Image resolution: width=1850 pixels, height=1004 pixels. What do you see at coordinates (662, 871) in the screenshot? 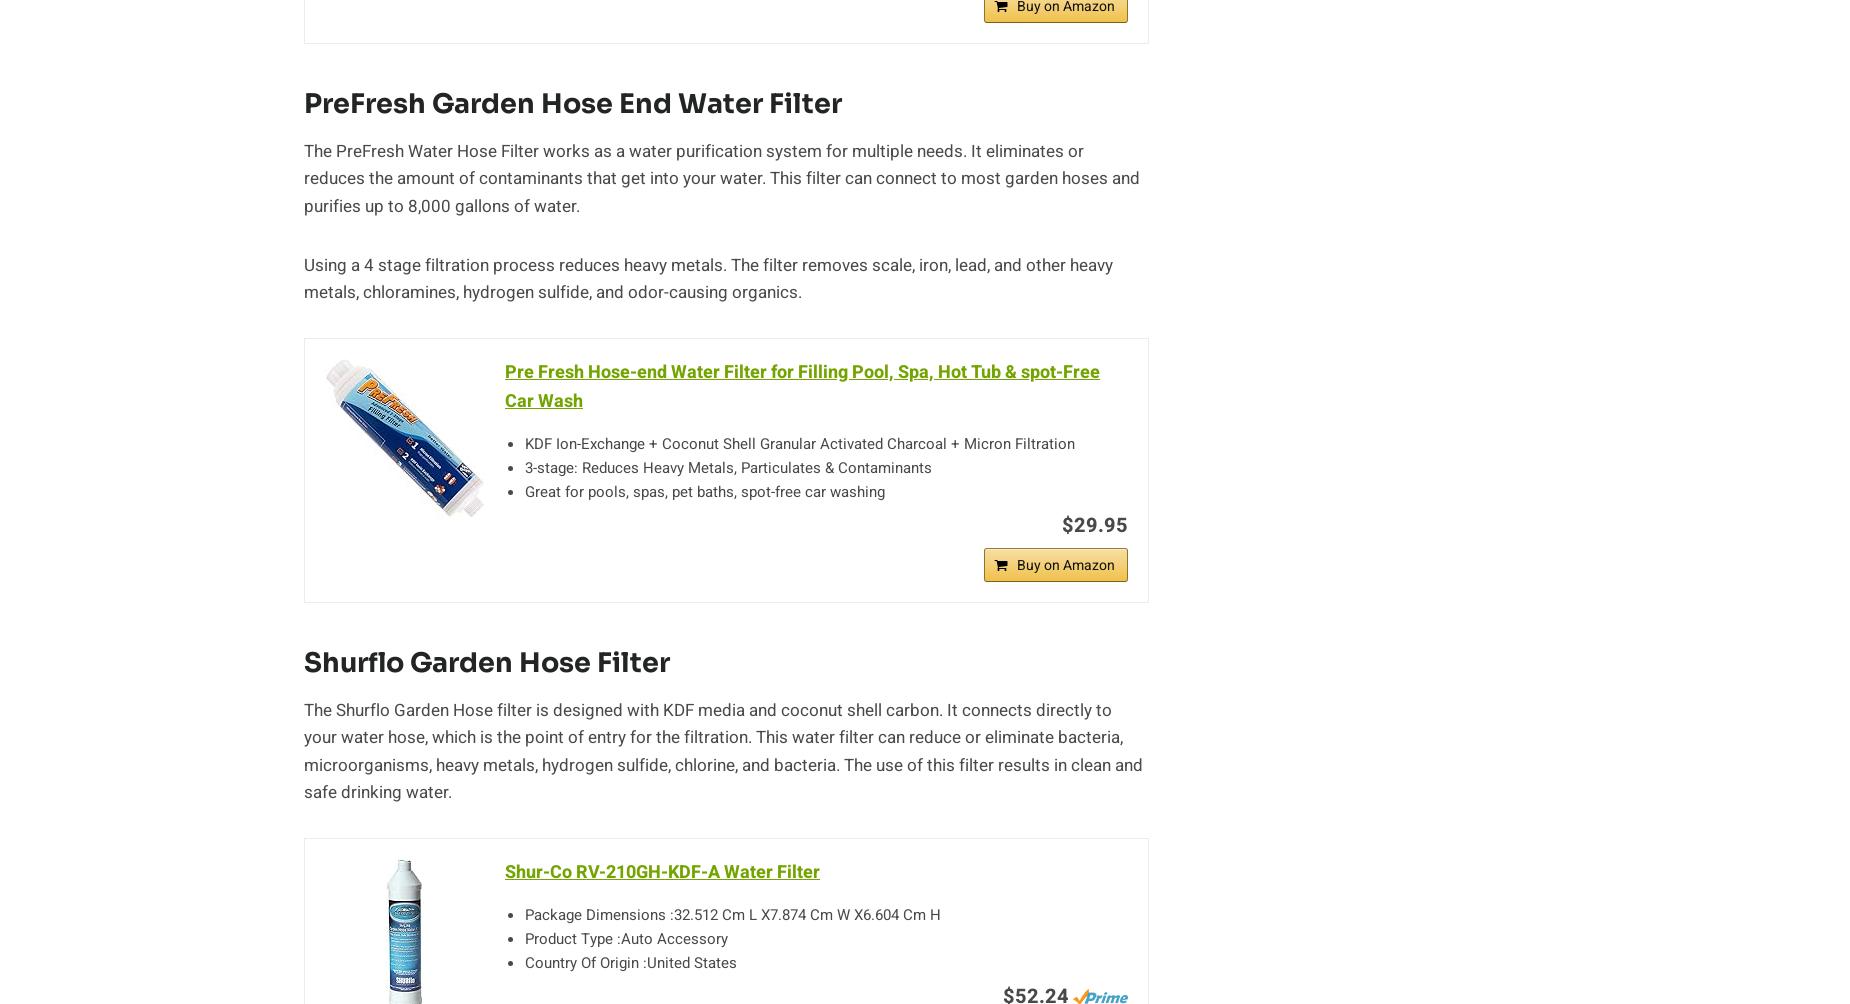
I see `'Shur-Co RV-210GH-KDF-A Water Filter'` at bounding box center [662, 871].